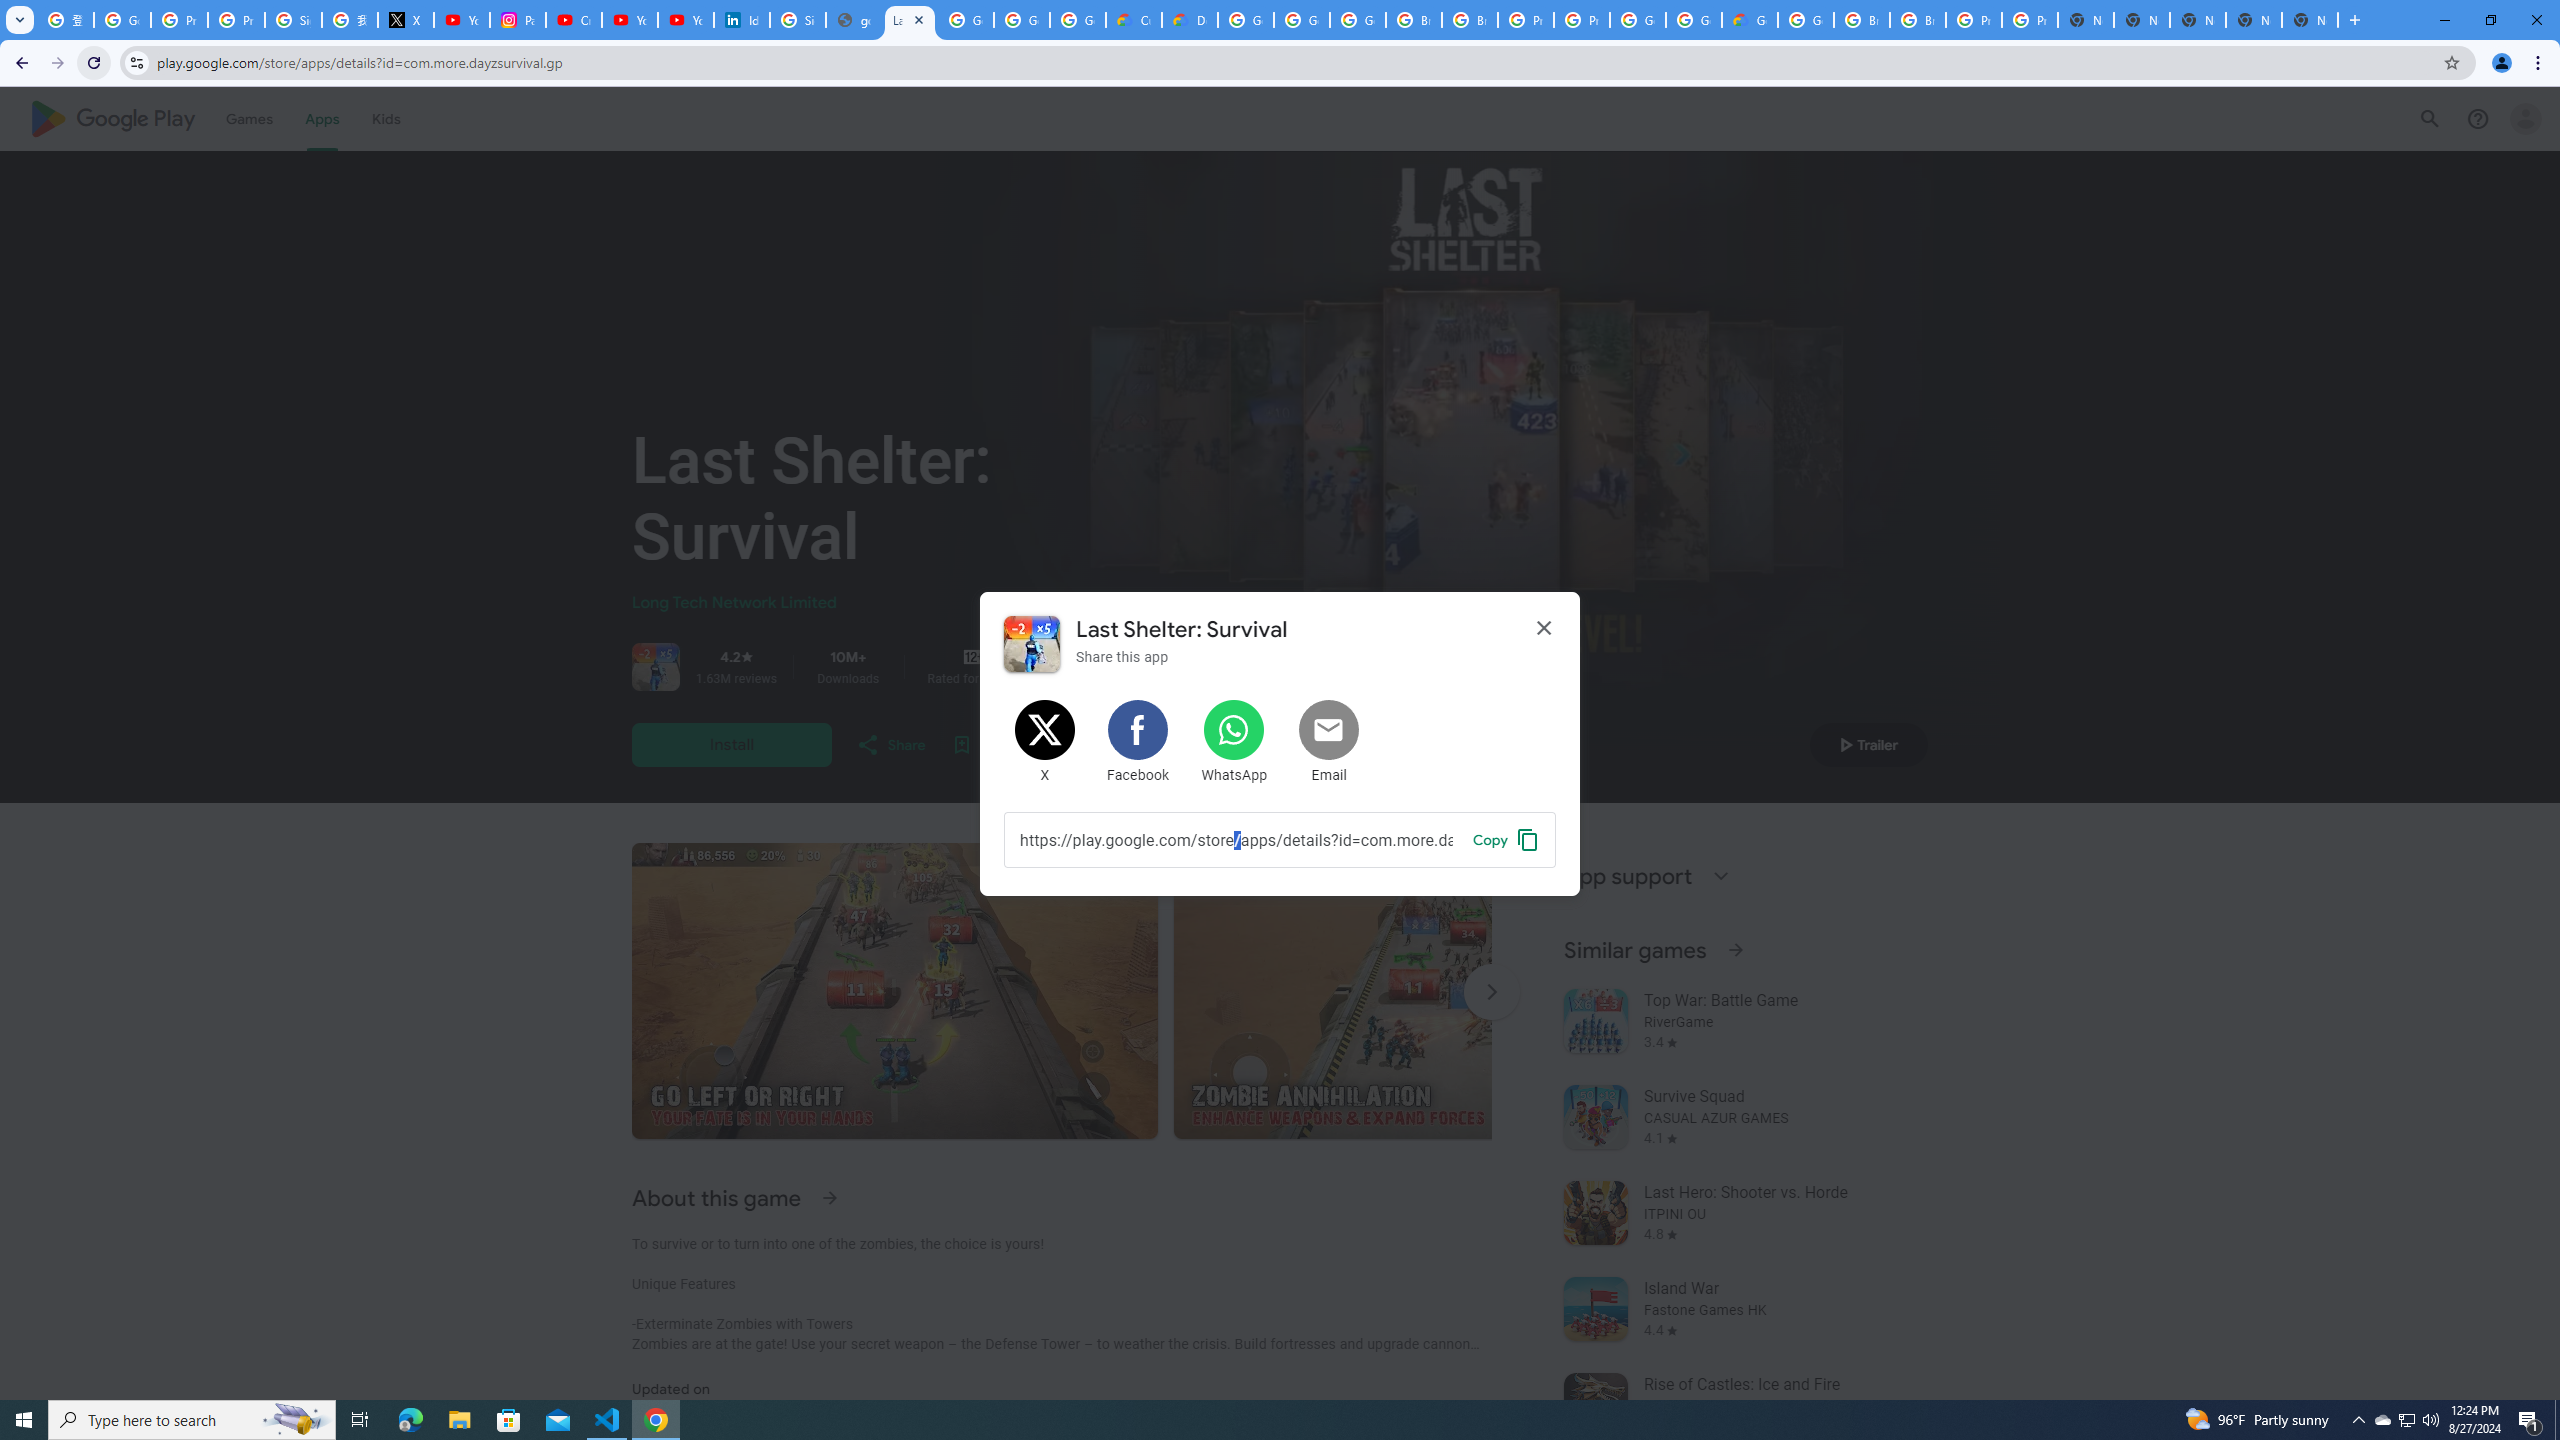 The width and height of the screenshot is (2560, 1440). What do you see at coordinates (1022, 19) in the screenshot?
I see `'Google Workspace - Specific Terms'` at bounding box center [1022, 19].